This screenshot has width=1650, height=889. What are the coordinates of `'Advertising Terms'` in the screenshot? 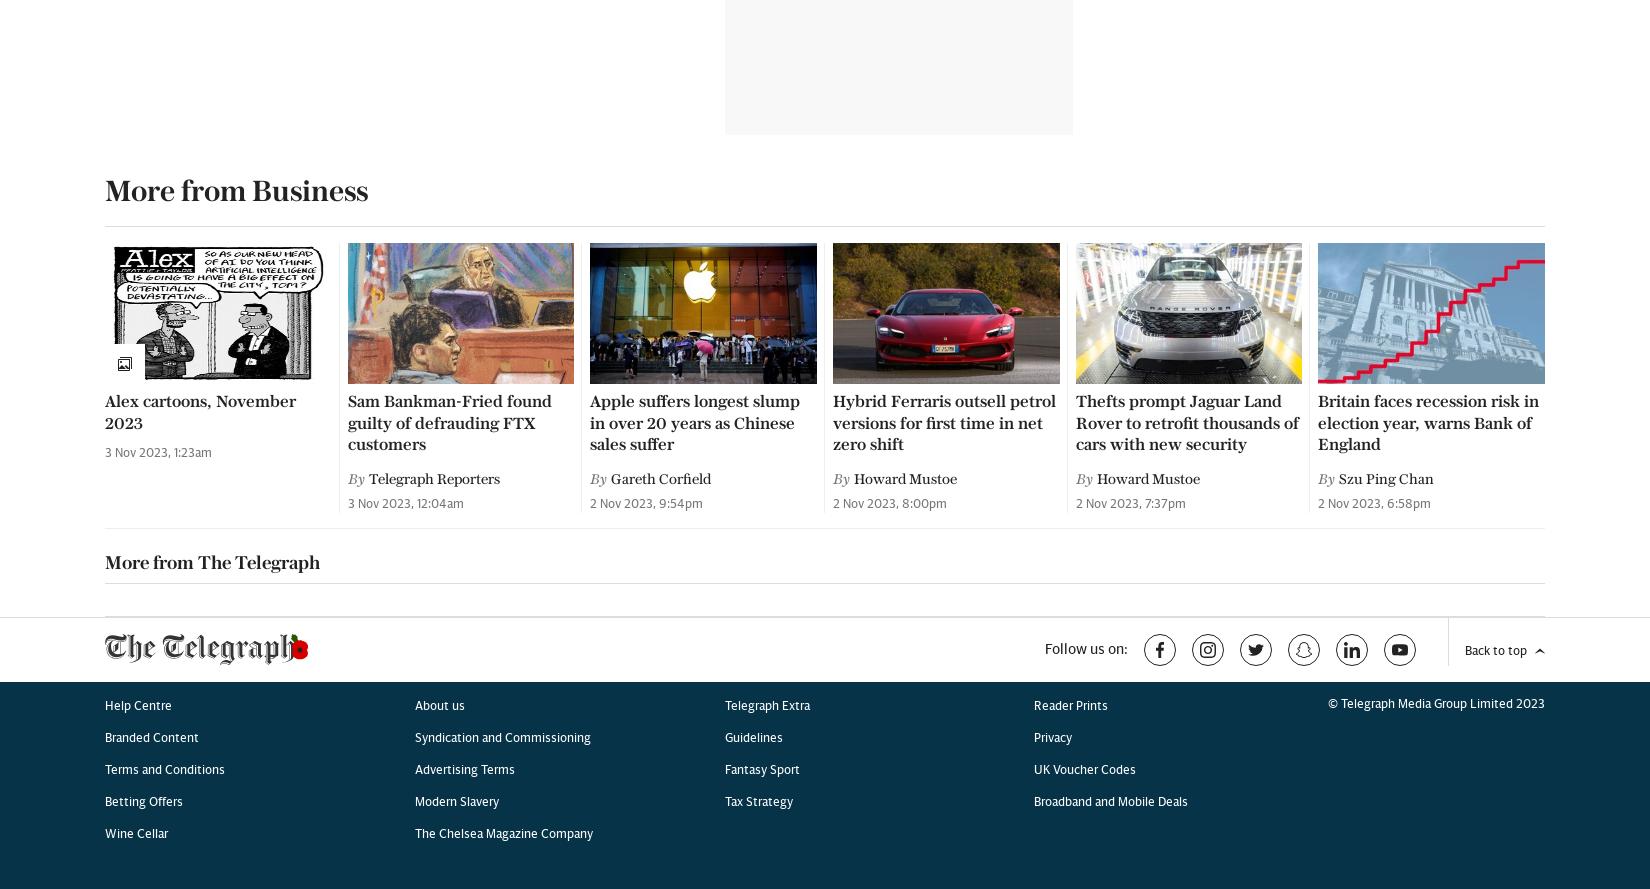 It's located at (412, 152).